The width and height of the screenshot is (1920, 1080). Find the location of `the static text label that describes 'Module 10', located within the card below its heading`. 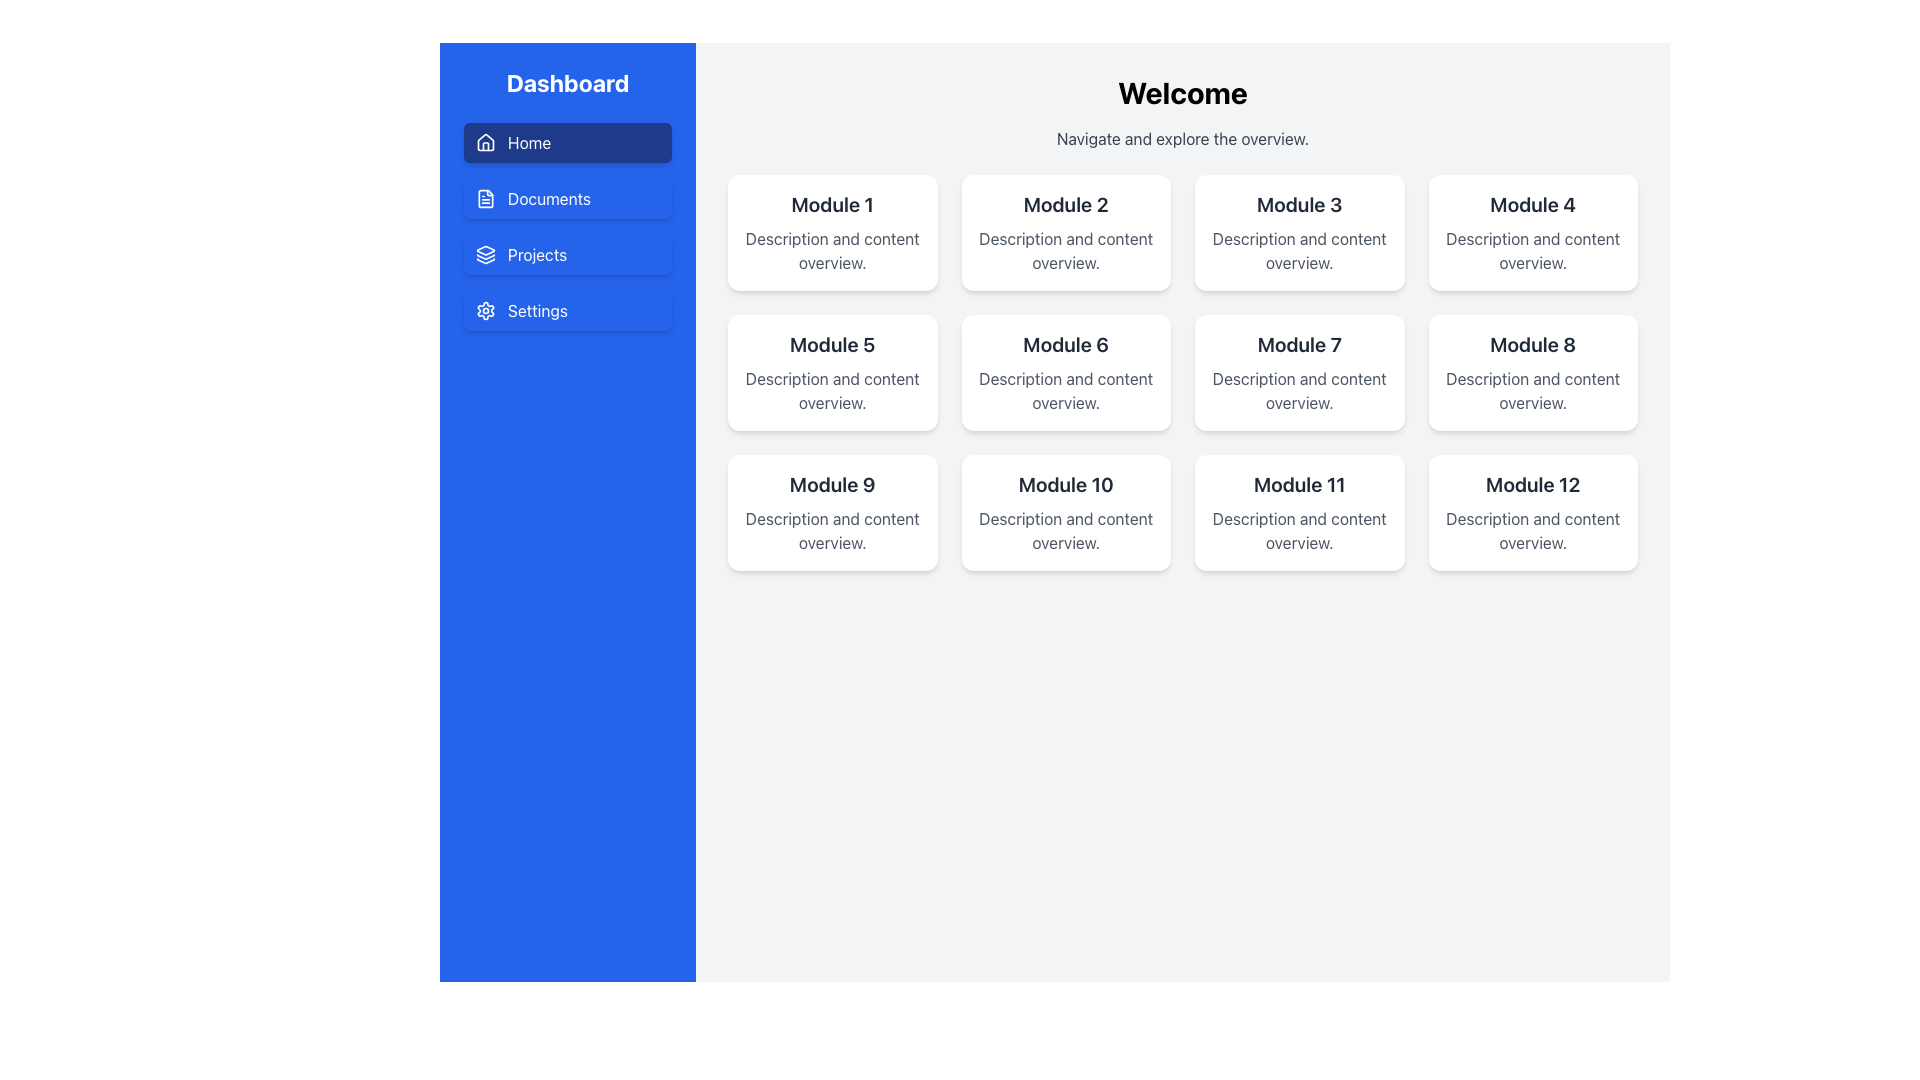

the static text label that describes 'Module 10', located within the card below its heading is located at coordinates (1065, 530).